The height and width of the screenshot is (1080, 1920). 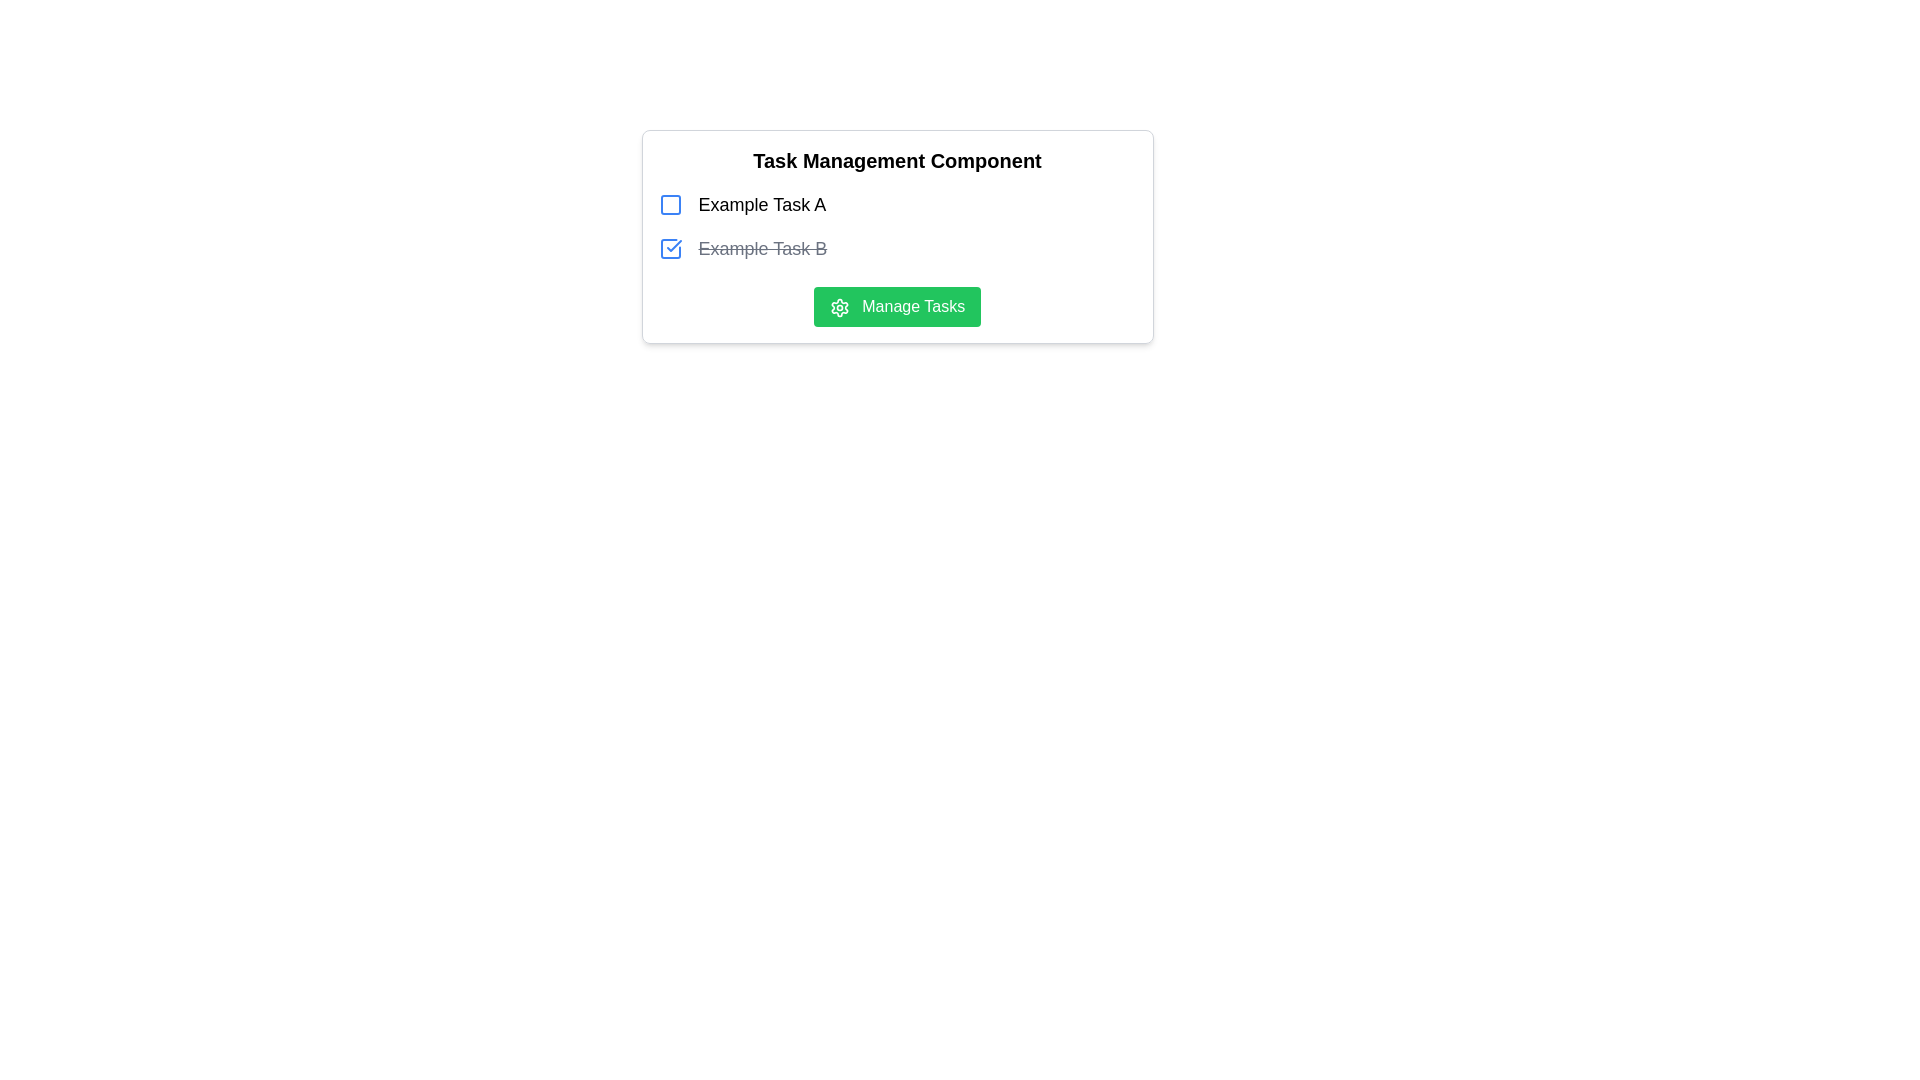 What do you see at coordinates (896, 204) in the screenshot?
I see `the checkbox of the first task item labeled 'Example Task A' to mark it as completed` at bounding box center [896, 204].